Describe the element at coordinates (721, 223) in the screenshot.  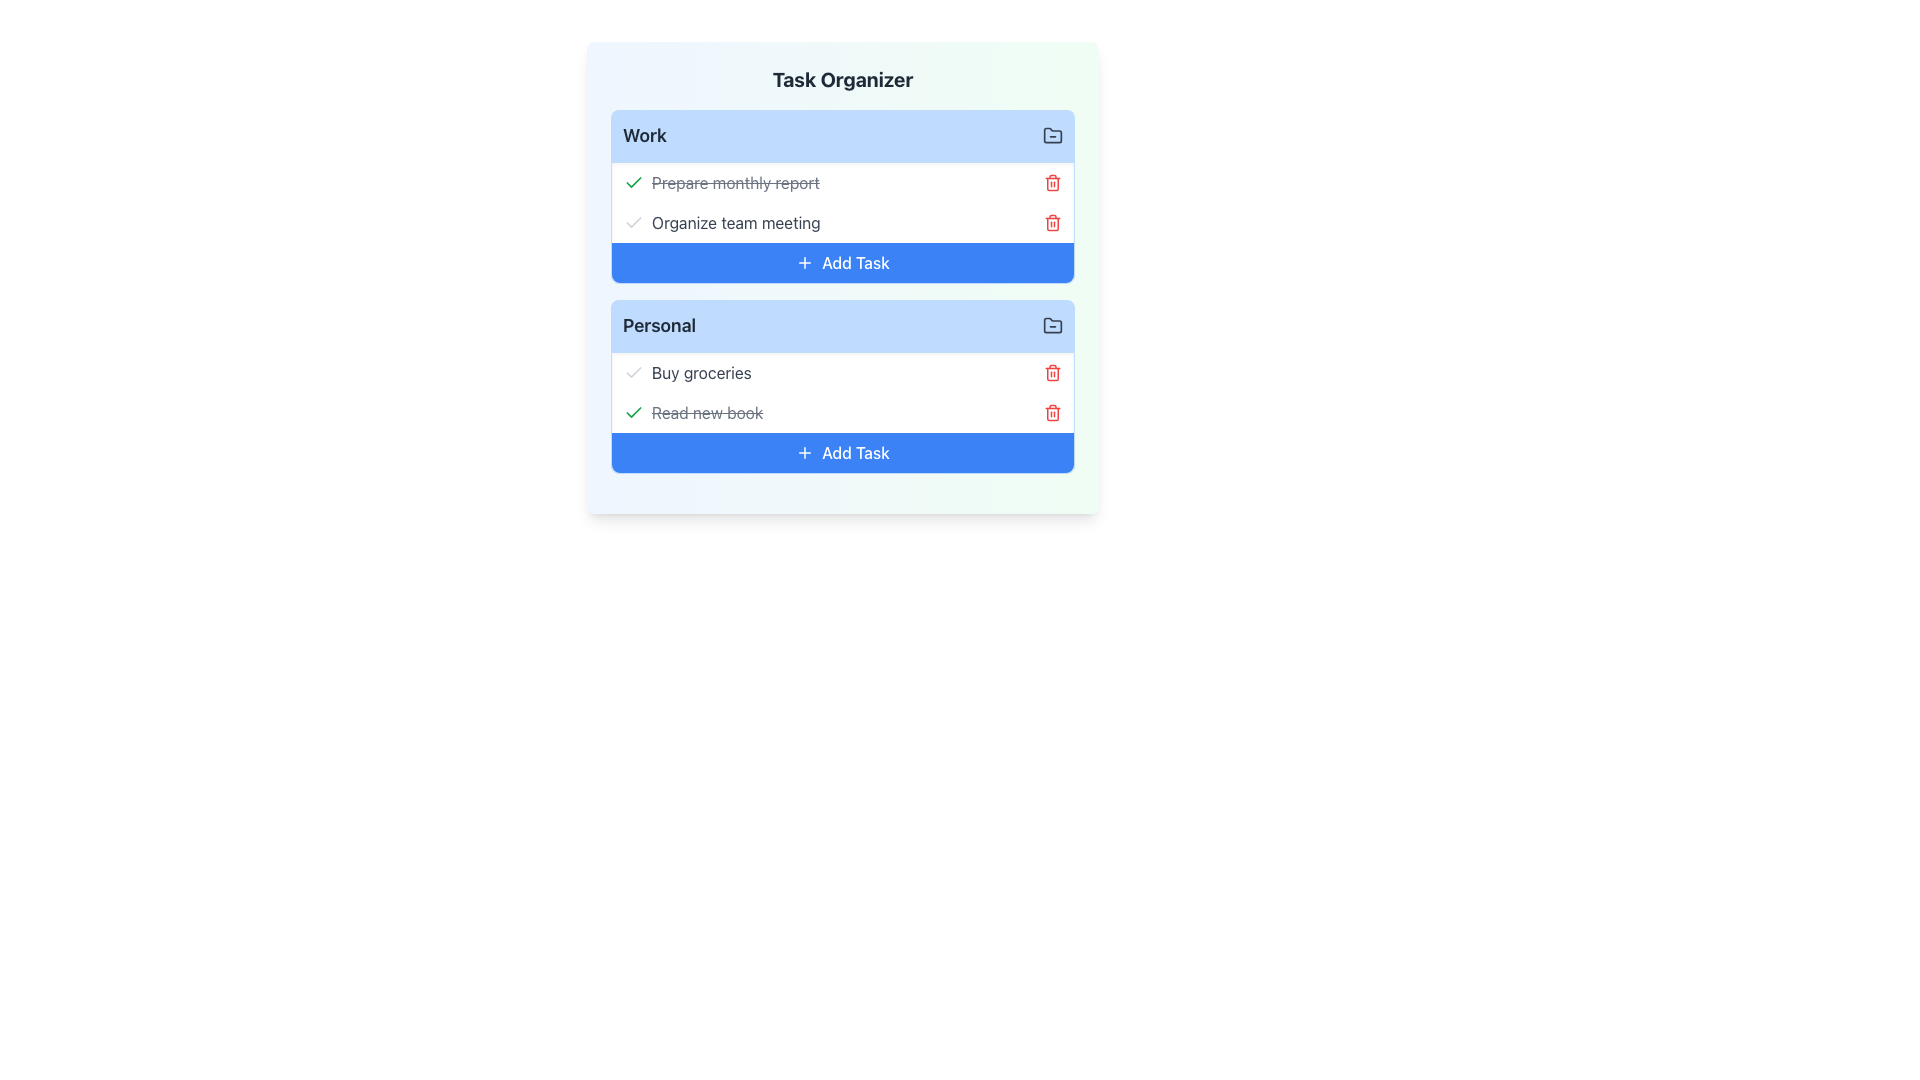
I see `the task item displaying 'Organize team meeting' for editing, which is located in the 'Work' section of the 'Task Organizer' interface` at that location.